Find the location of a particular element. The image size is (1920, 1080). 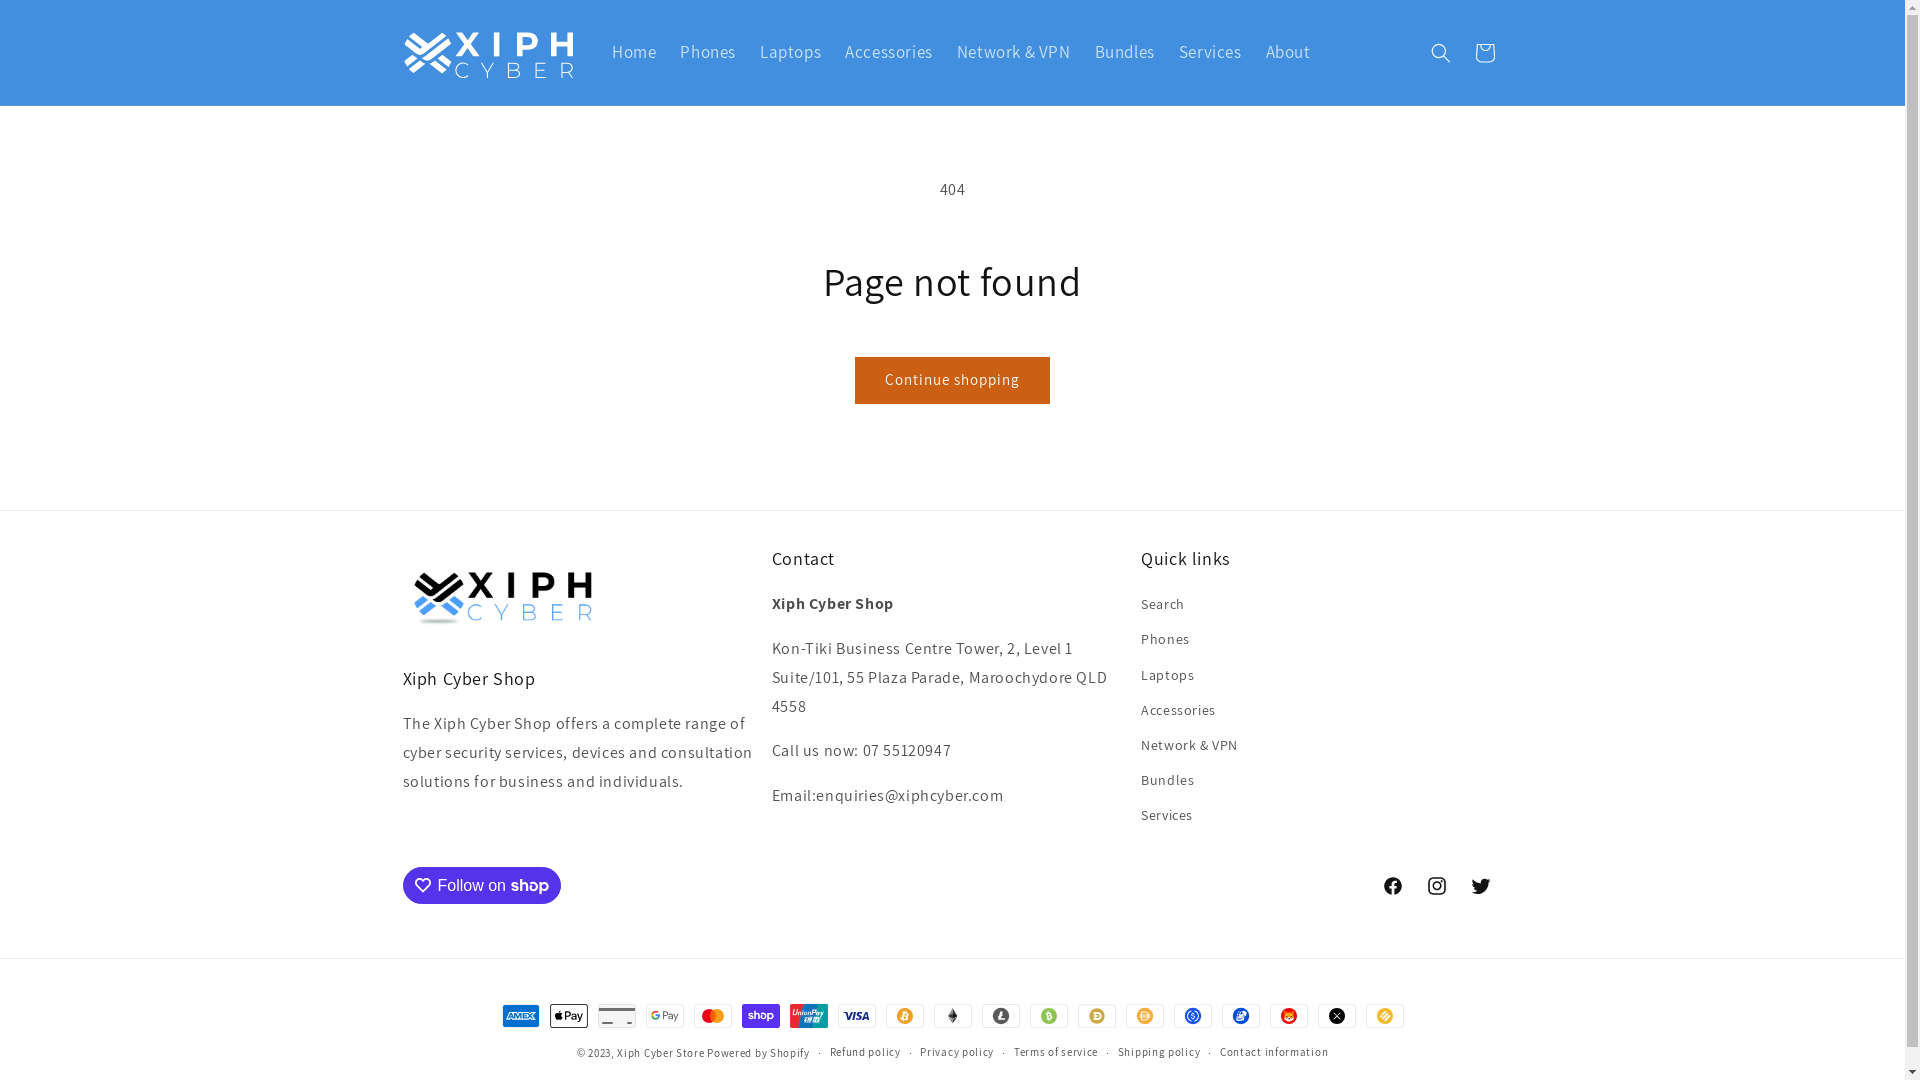

'Search' is located at coordinates (1141, 605).